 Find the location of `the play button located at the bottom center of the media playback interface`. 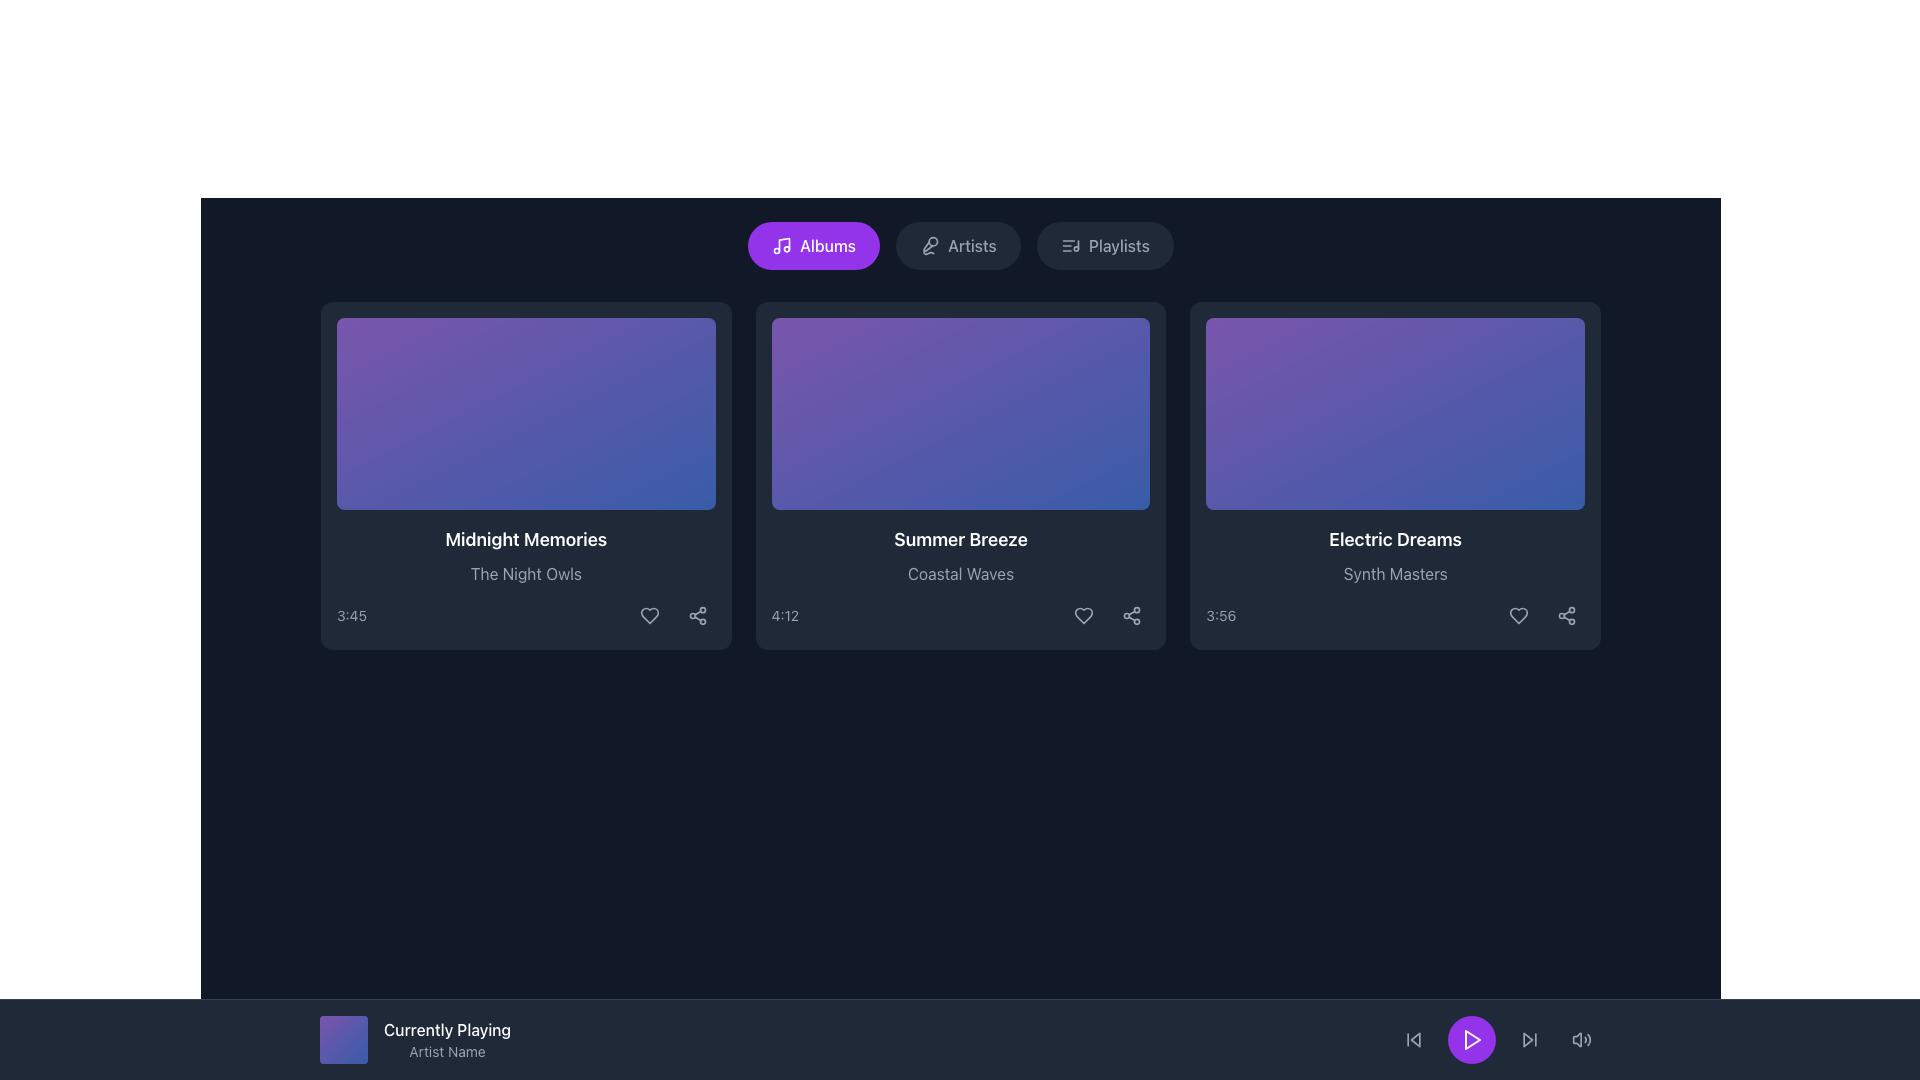

the play button located at the bottom center of the media playback interface is located at coordinates (1473, 1039).